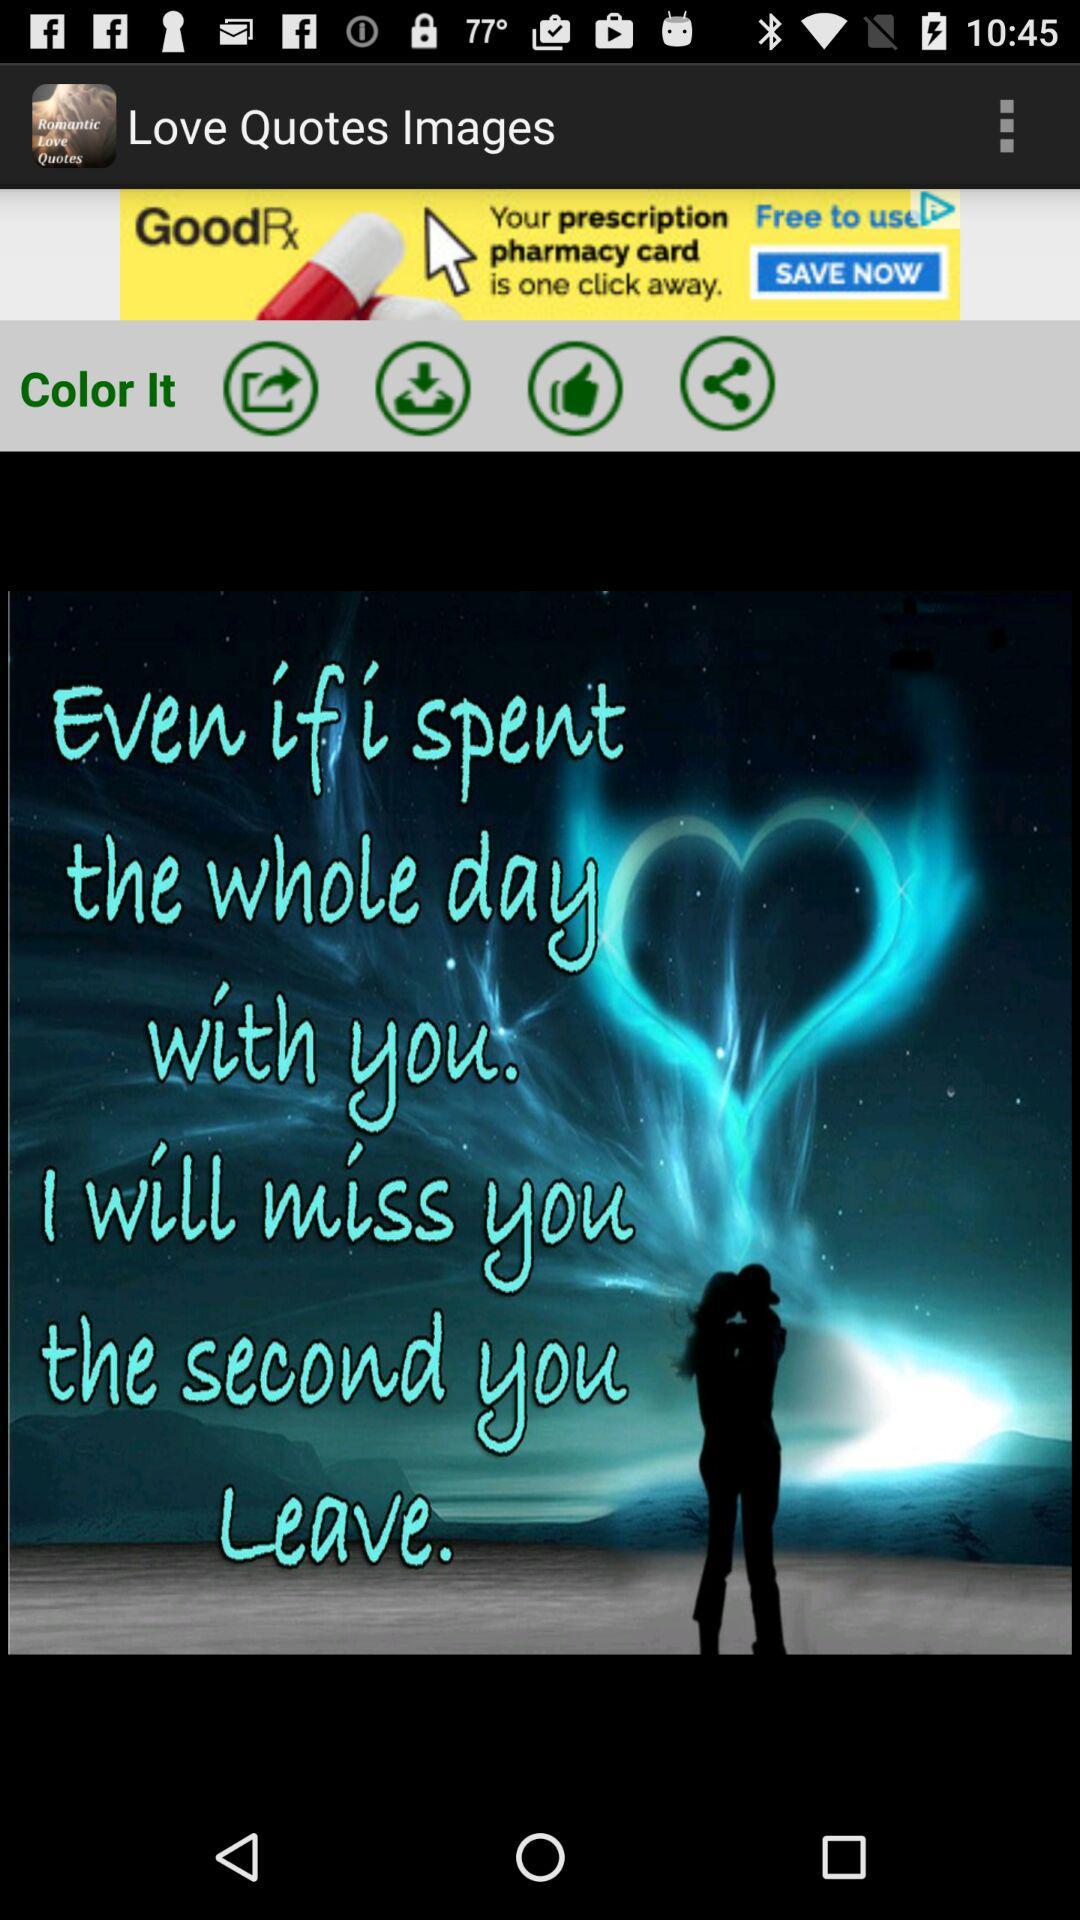  What do you see at coordinates (270, 388) in the screenshot?
I see `open in new page` at bounding box center [270, 388].